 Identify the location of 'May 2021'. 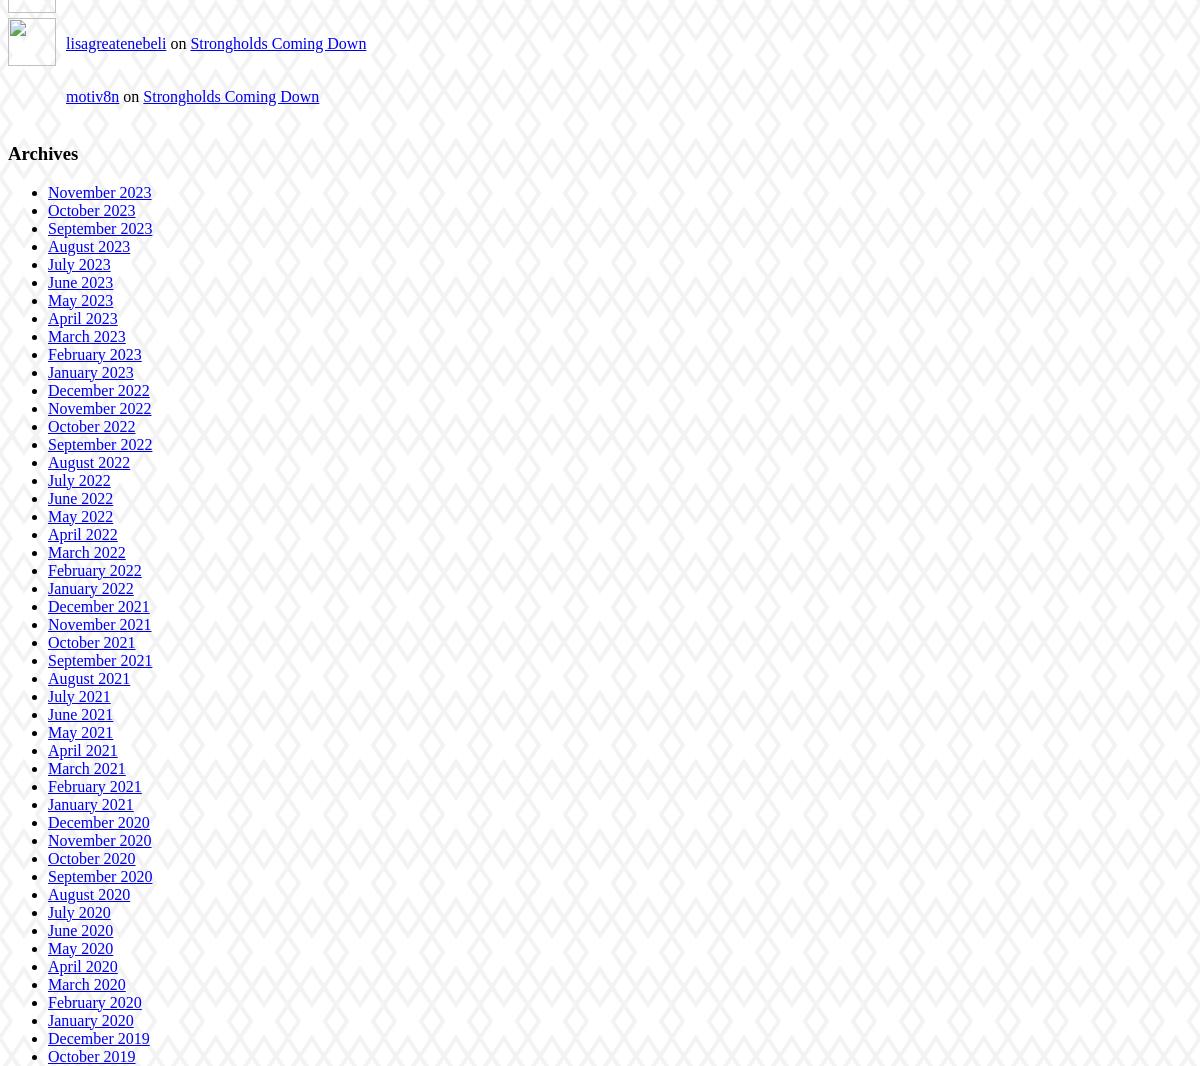
(80, 730).